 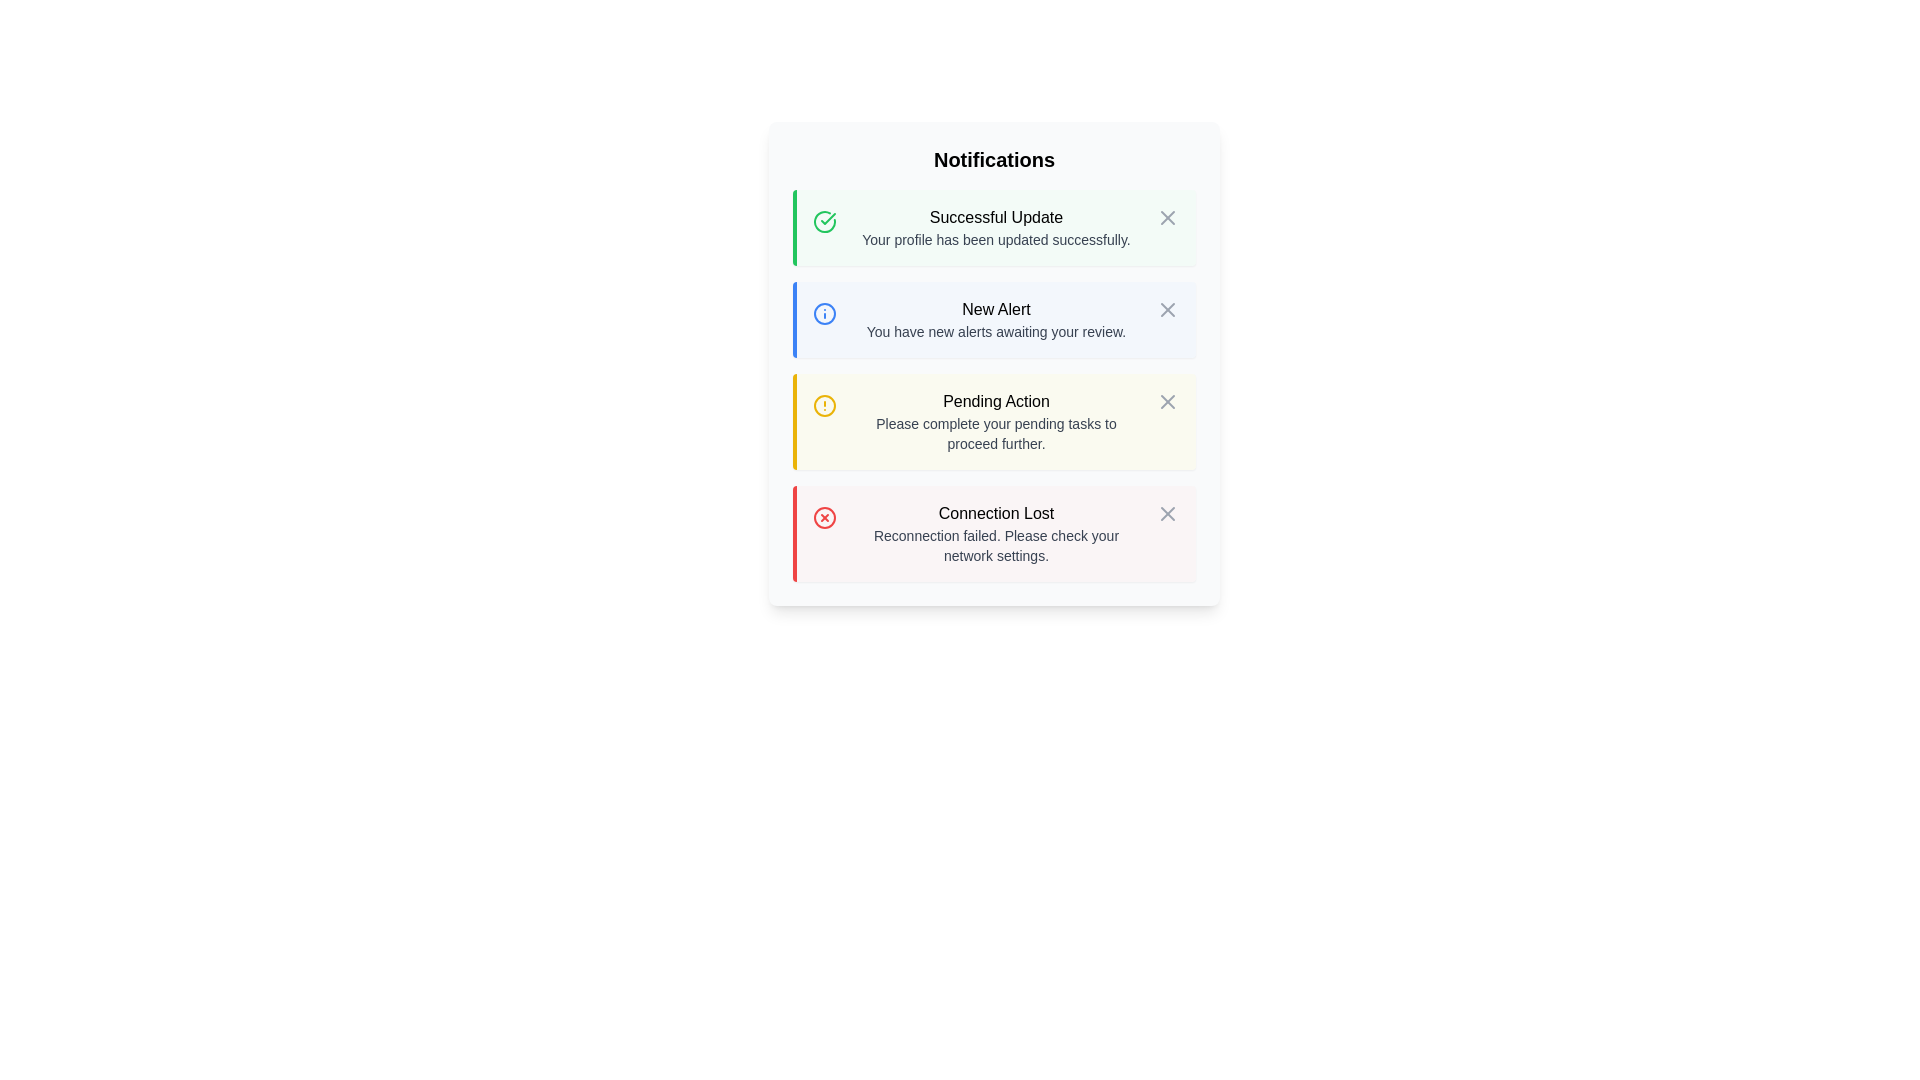 I want to click on the fourth textual notification block indicating a failure in reconnecting due to network issues, which is positioned below 'Pending Action' in the central dialog, so click(x=996, y=532).